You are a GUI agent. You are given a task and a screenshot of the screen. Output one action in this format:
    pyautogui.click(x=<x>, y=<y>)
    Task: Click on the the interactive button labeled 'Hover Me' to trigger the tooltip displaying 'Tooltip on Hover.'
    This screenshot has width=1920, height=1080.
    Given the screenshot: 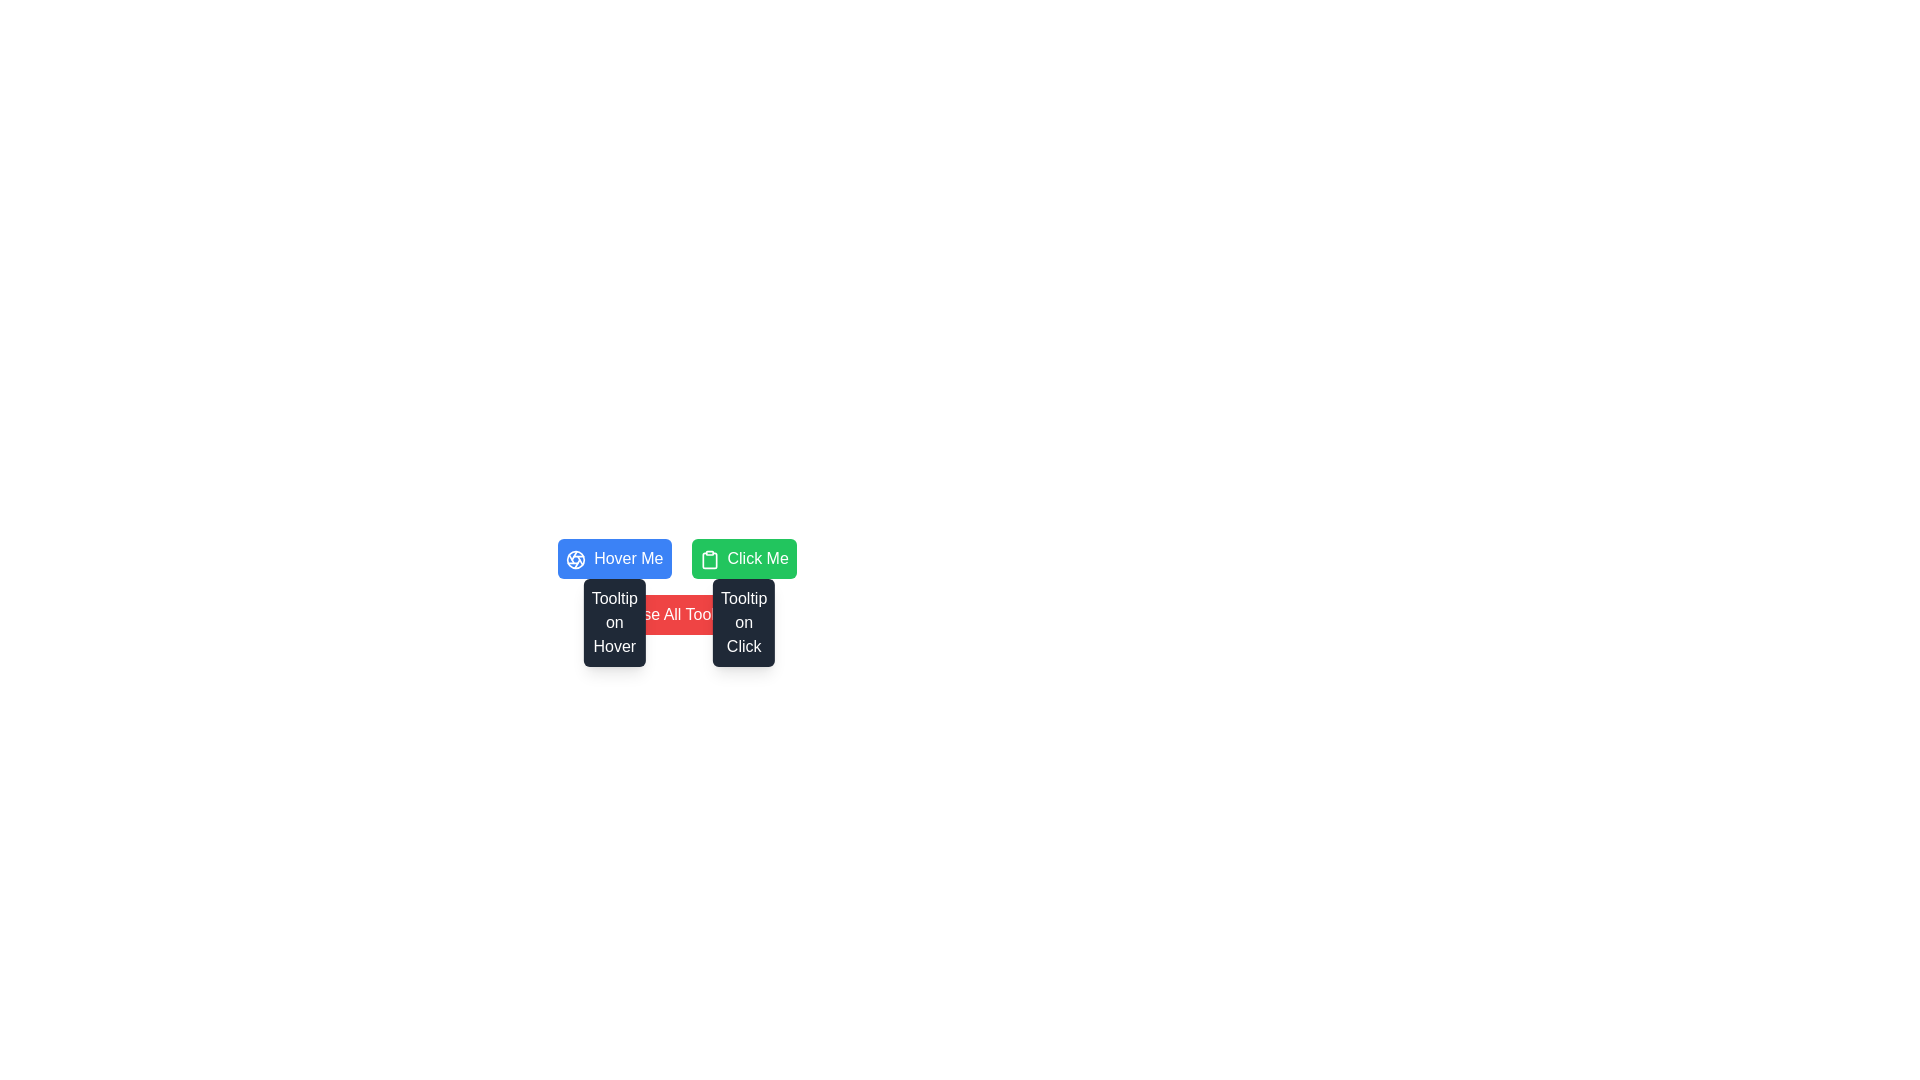 What is the action you would take?
    pyautogui.click(x=613, y=622)
    